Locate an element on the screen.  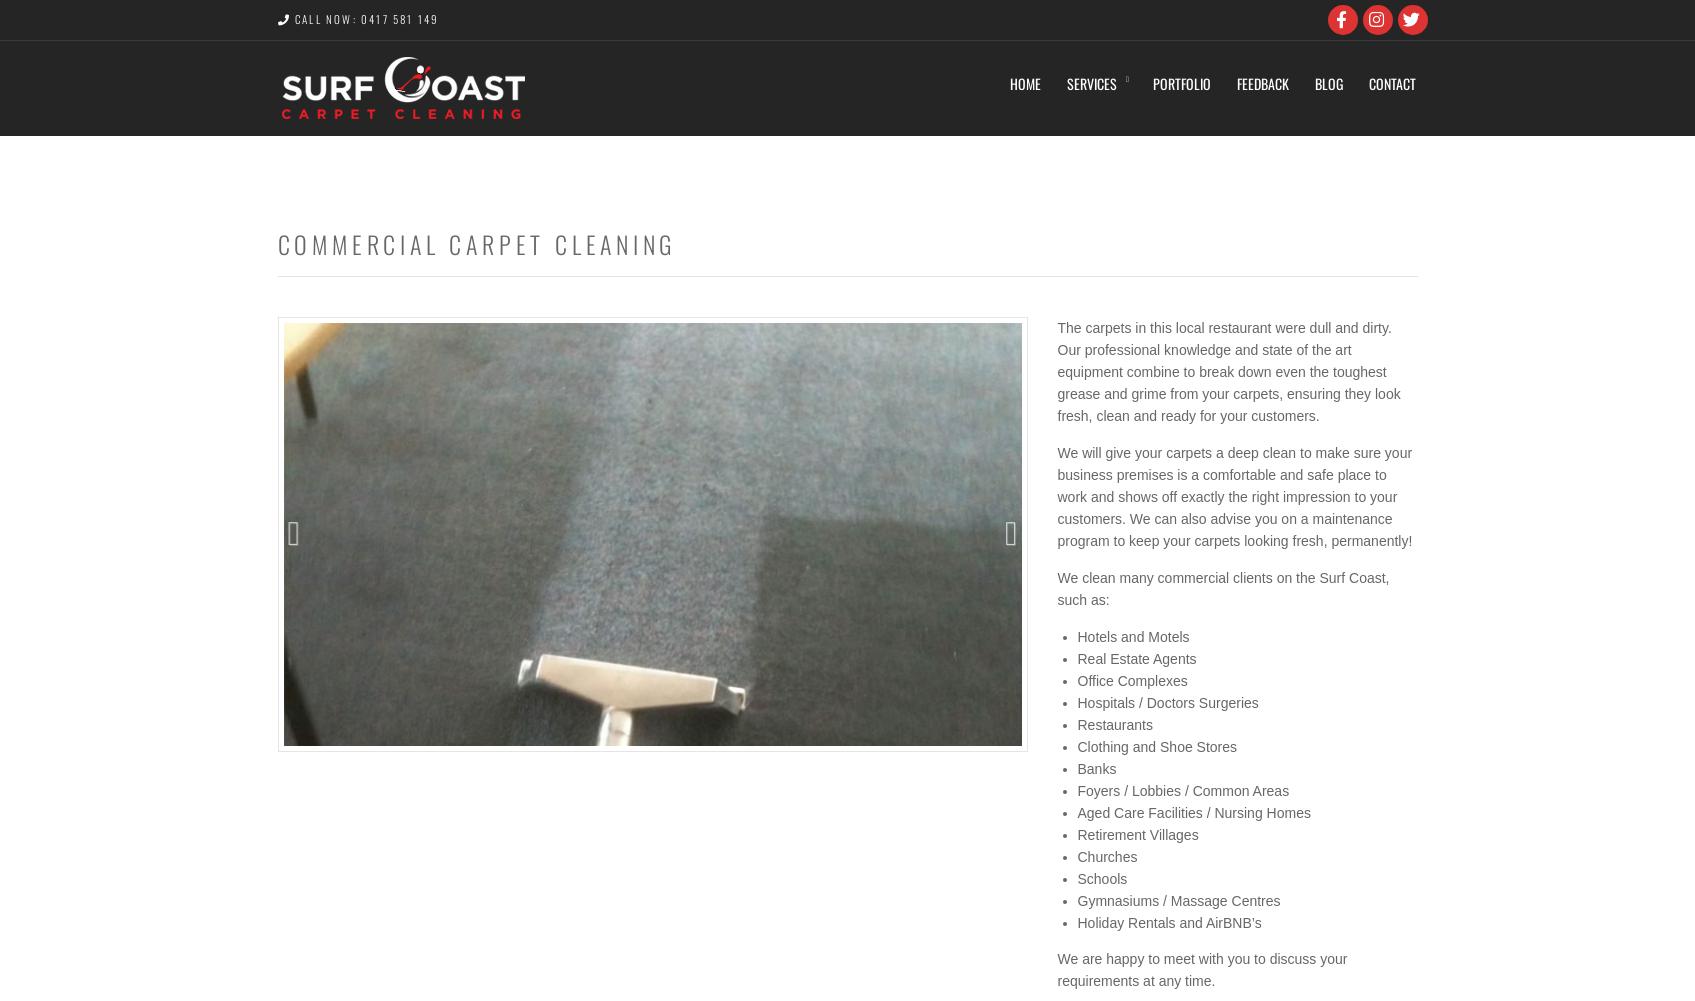
'Aged Care Facilities / Nursing Homes' is located at coordinates (1077, 812).